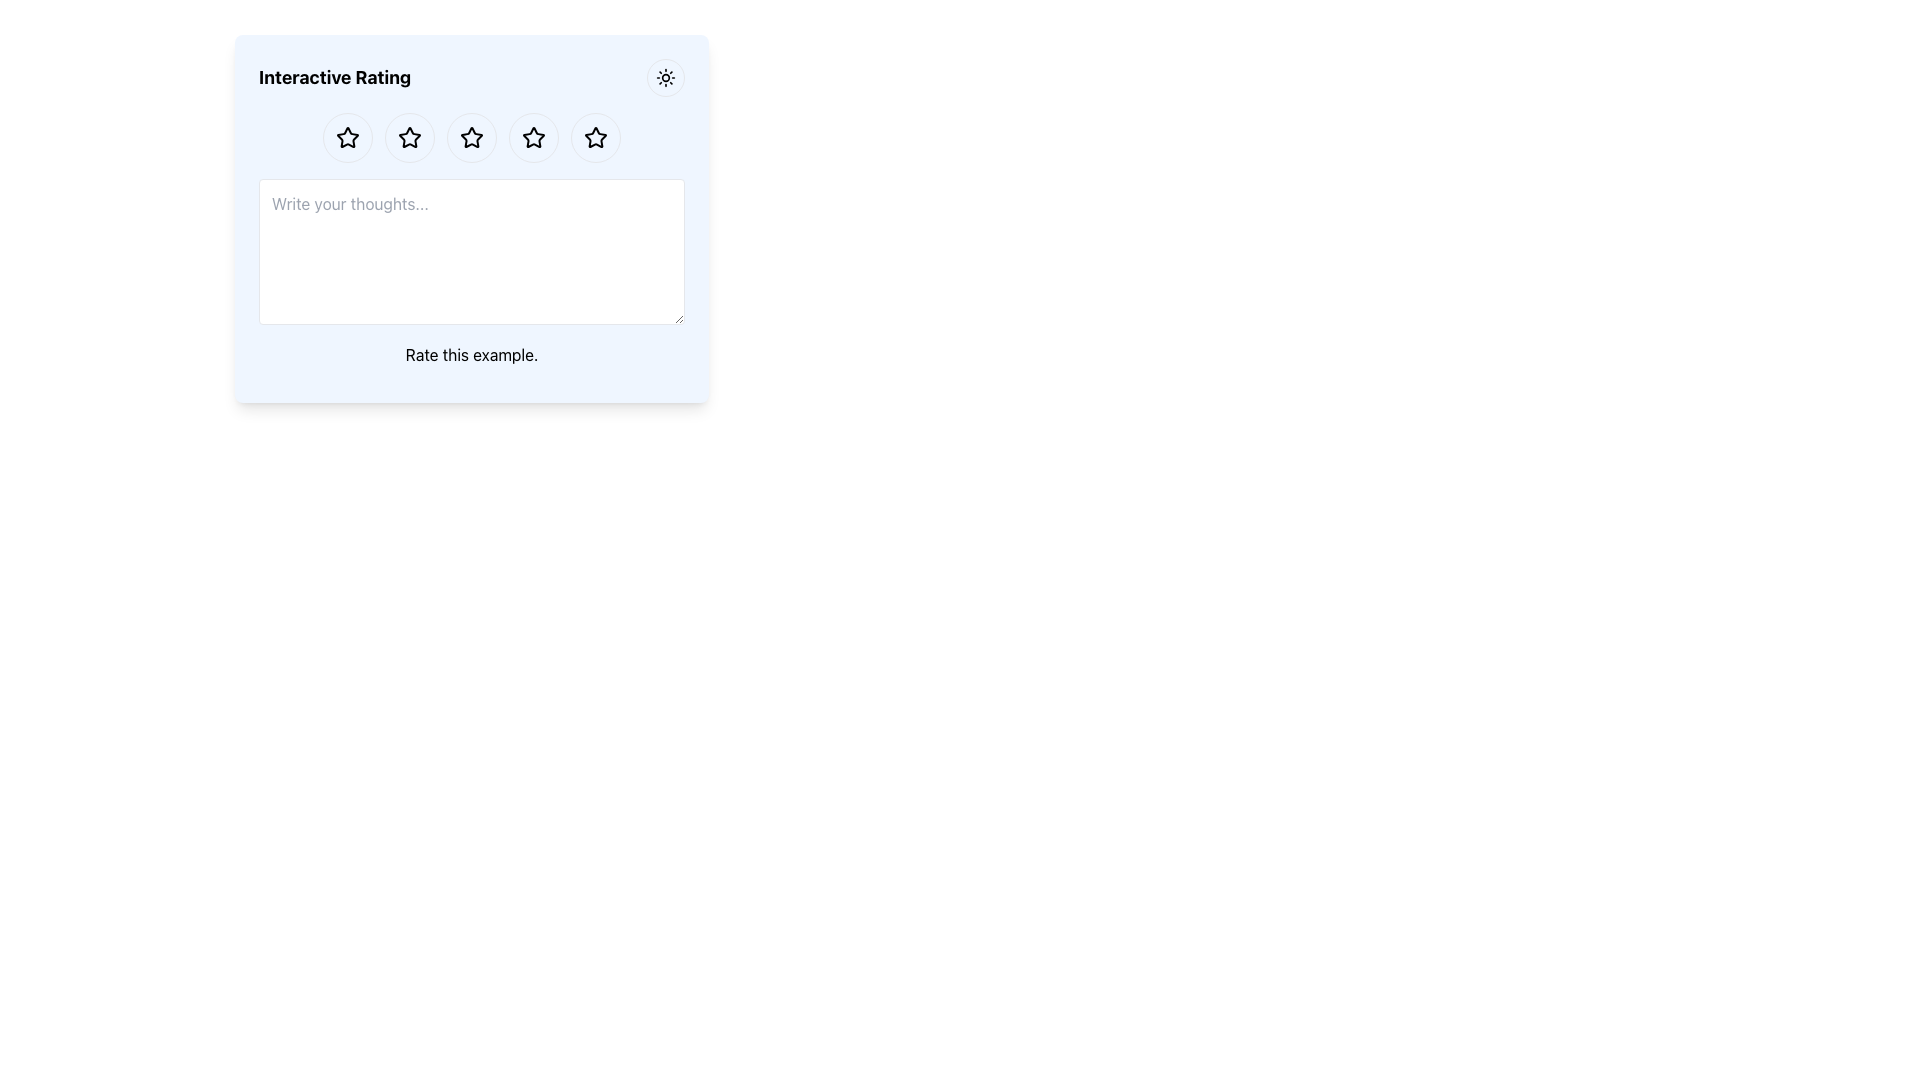 The width and height of the screenshot is (1920, 1080). I want to click on the third star rating icon in the series of five, so click(470, 136).